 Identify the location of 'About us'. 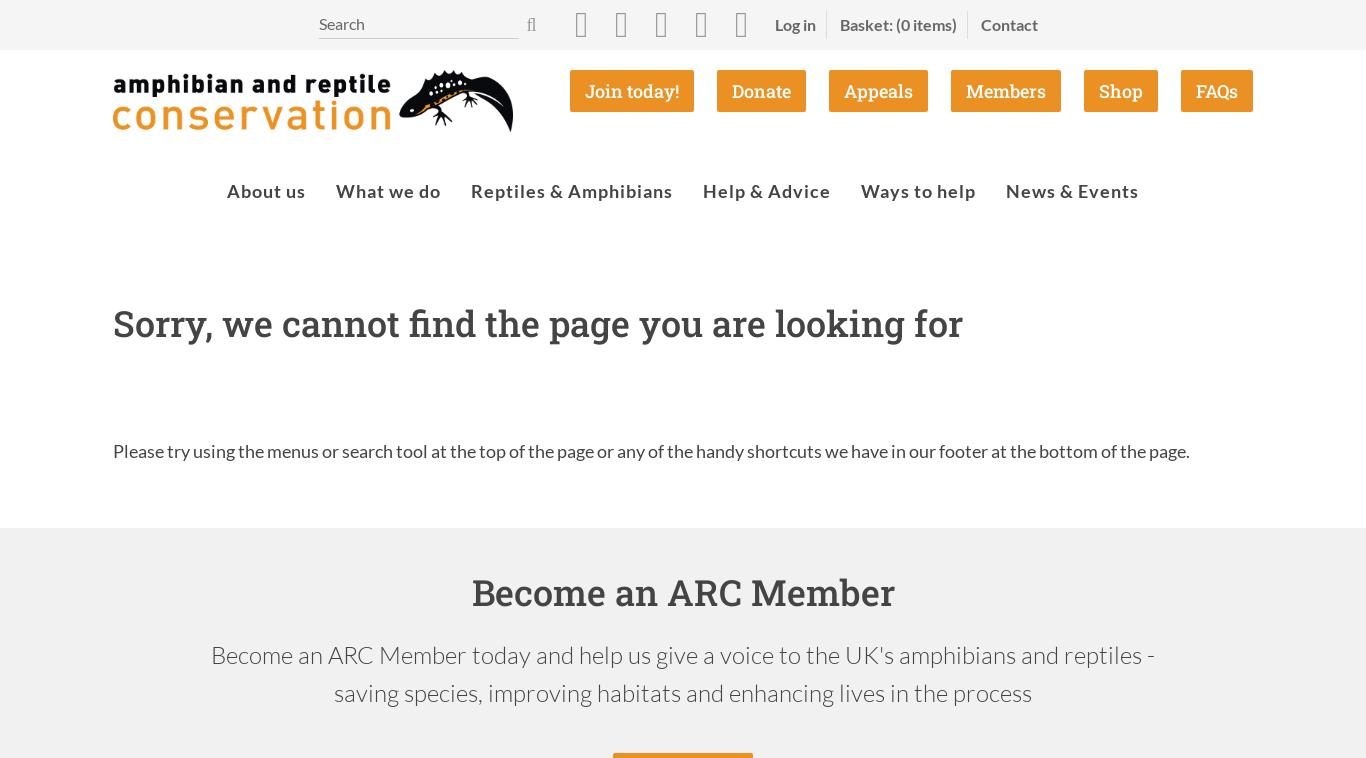
(226, 191).